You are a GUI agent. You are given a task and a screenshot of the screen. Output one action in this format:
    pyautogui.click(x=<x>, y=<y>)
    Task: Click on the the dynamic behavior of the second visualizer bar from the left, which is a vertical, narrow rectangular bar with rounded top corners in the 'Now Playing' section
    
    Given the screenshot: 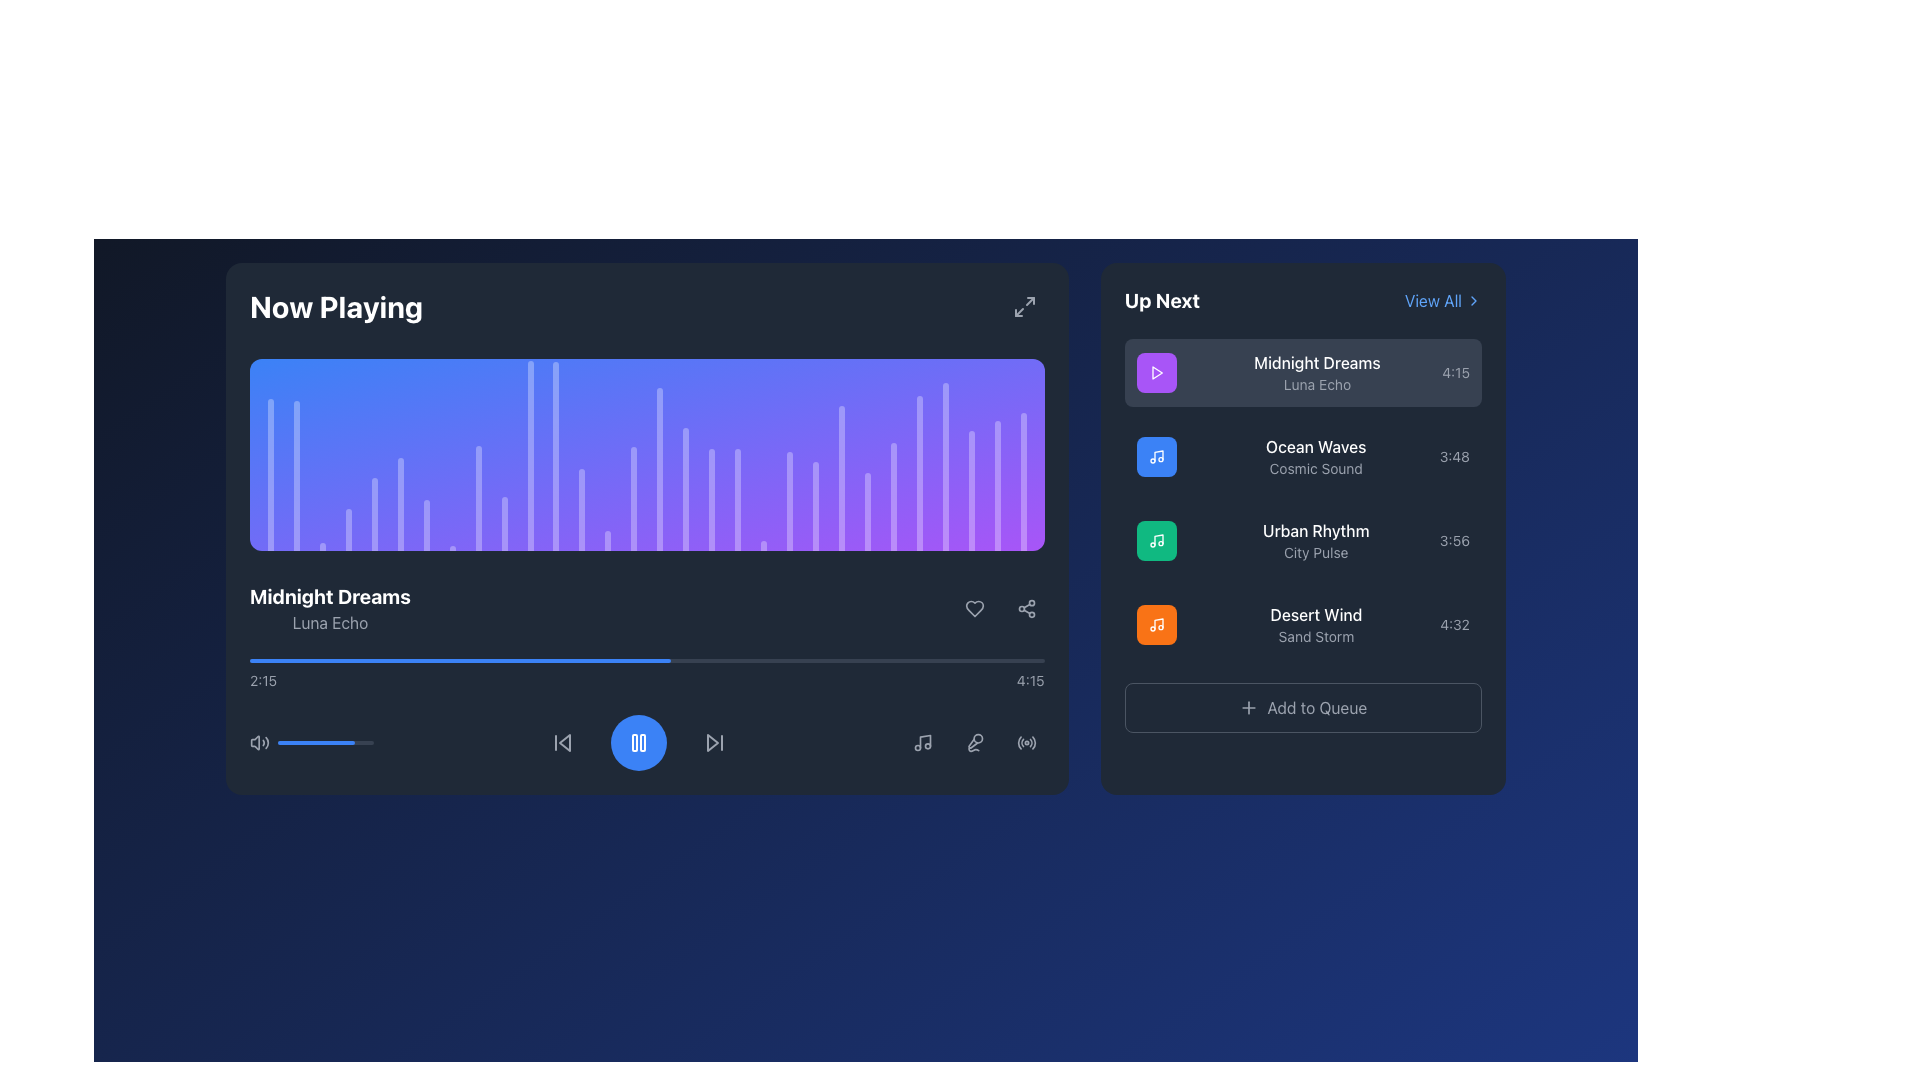 What is the action you would take?
    pyautogui.click(x=295, y=475)
    